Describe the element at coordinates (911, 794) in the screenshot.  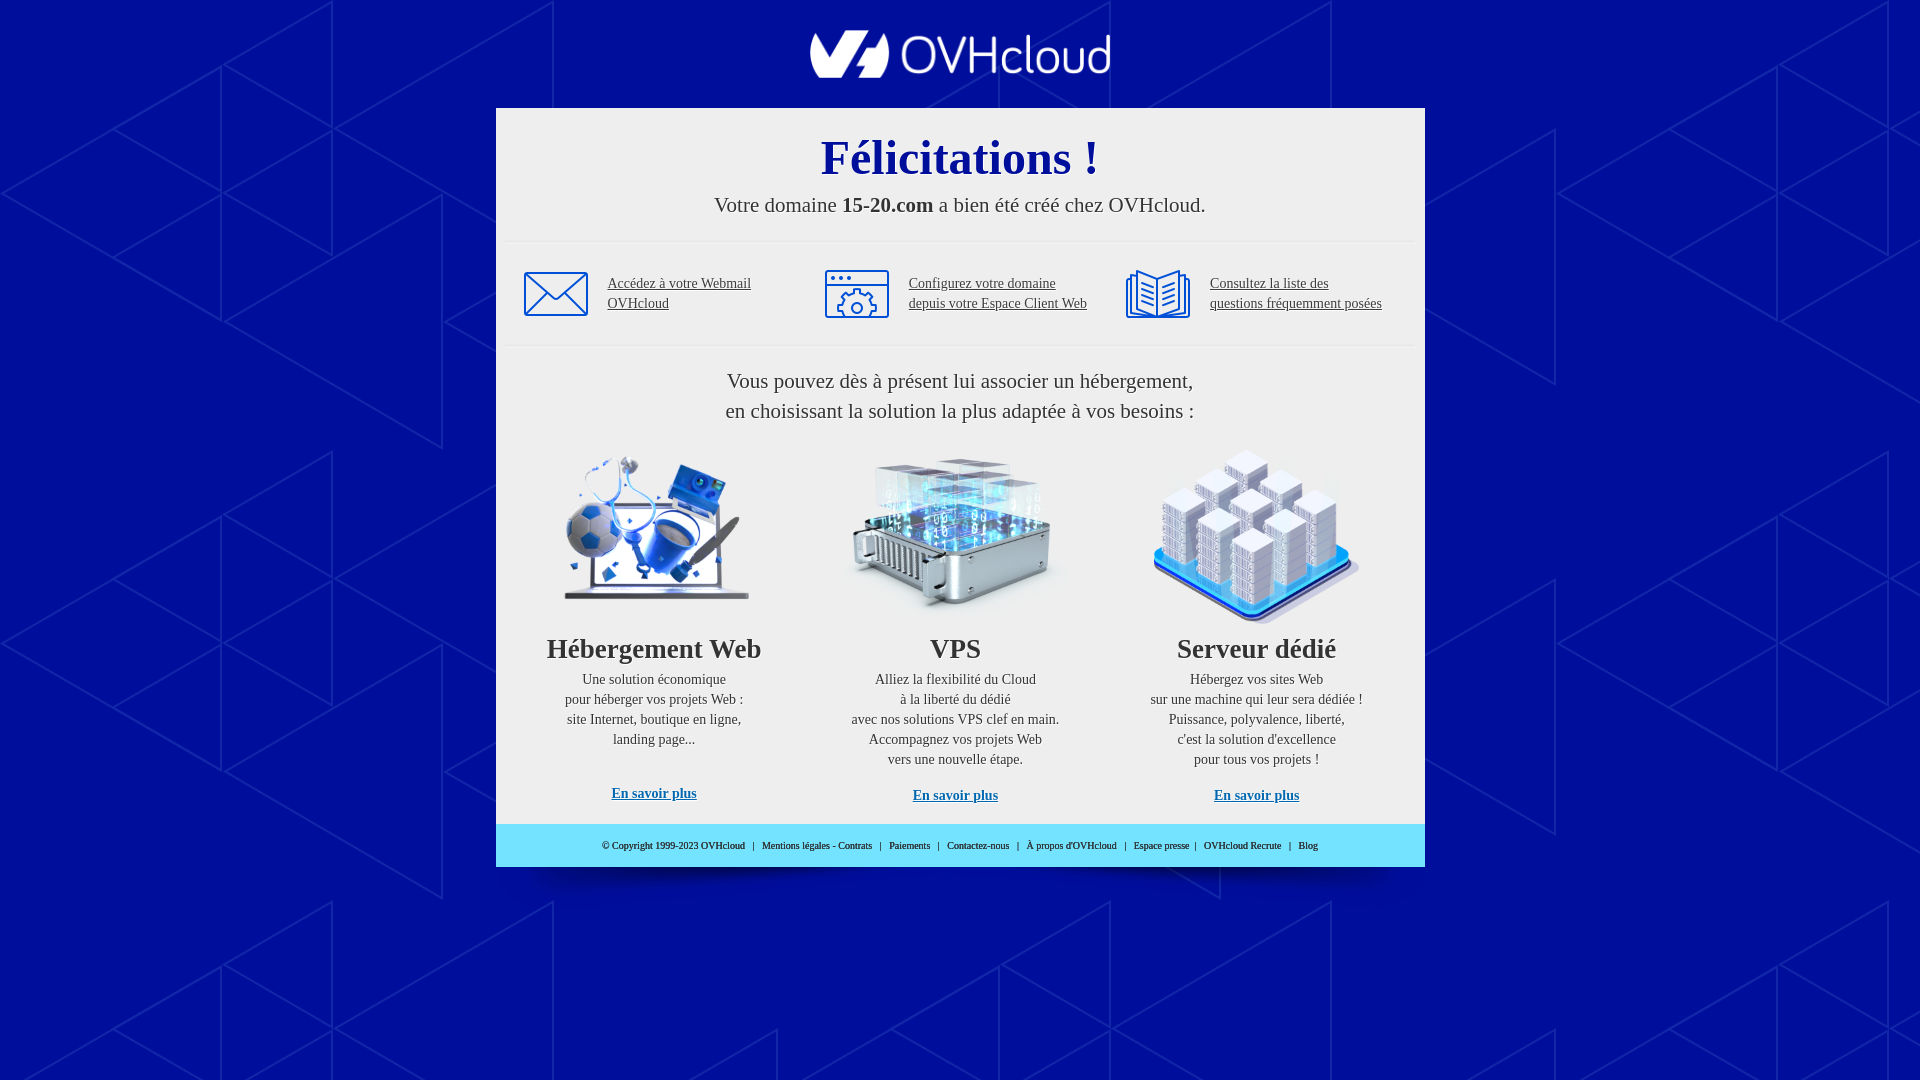
I see `'En savoir plus'` at that location.